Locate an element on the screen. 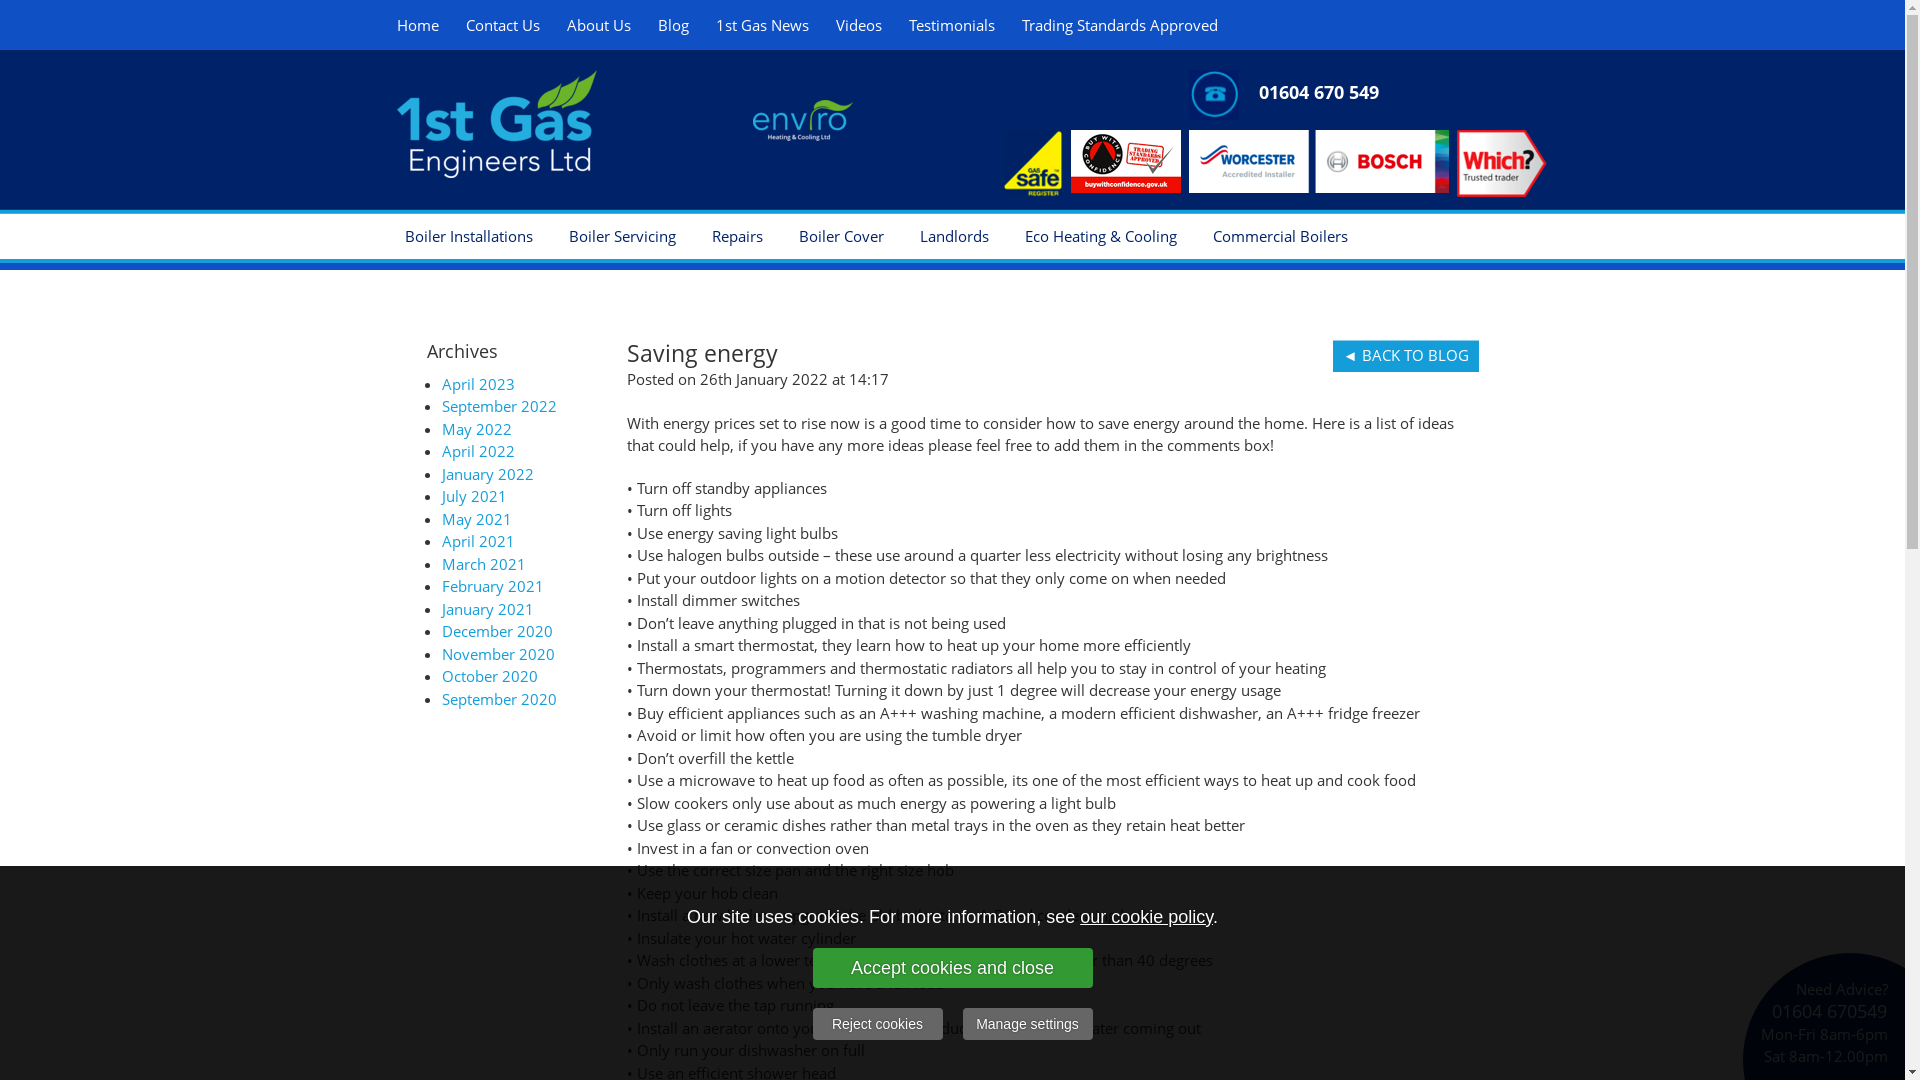 This screenshot has width=1920, height=1080. '1st Gas News' is located at coordinates (761, 24).